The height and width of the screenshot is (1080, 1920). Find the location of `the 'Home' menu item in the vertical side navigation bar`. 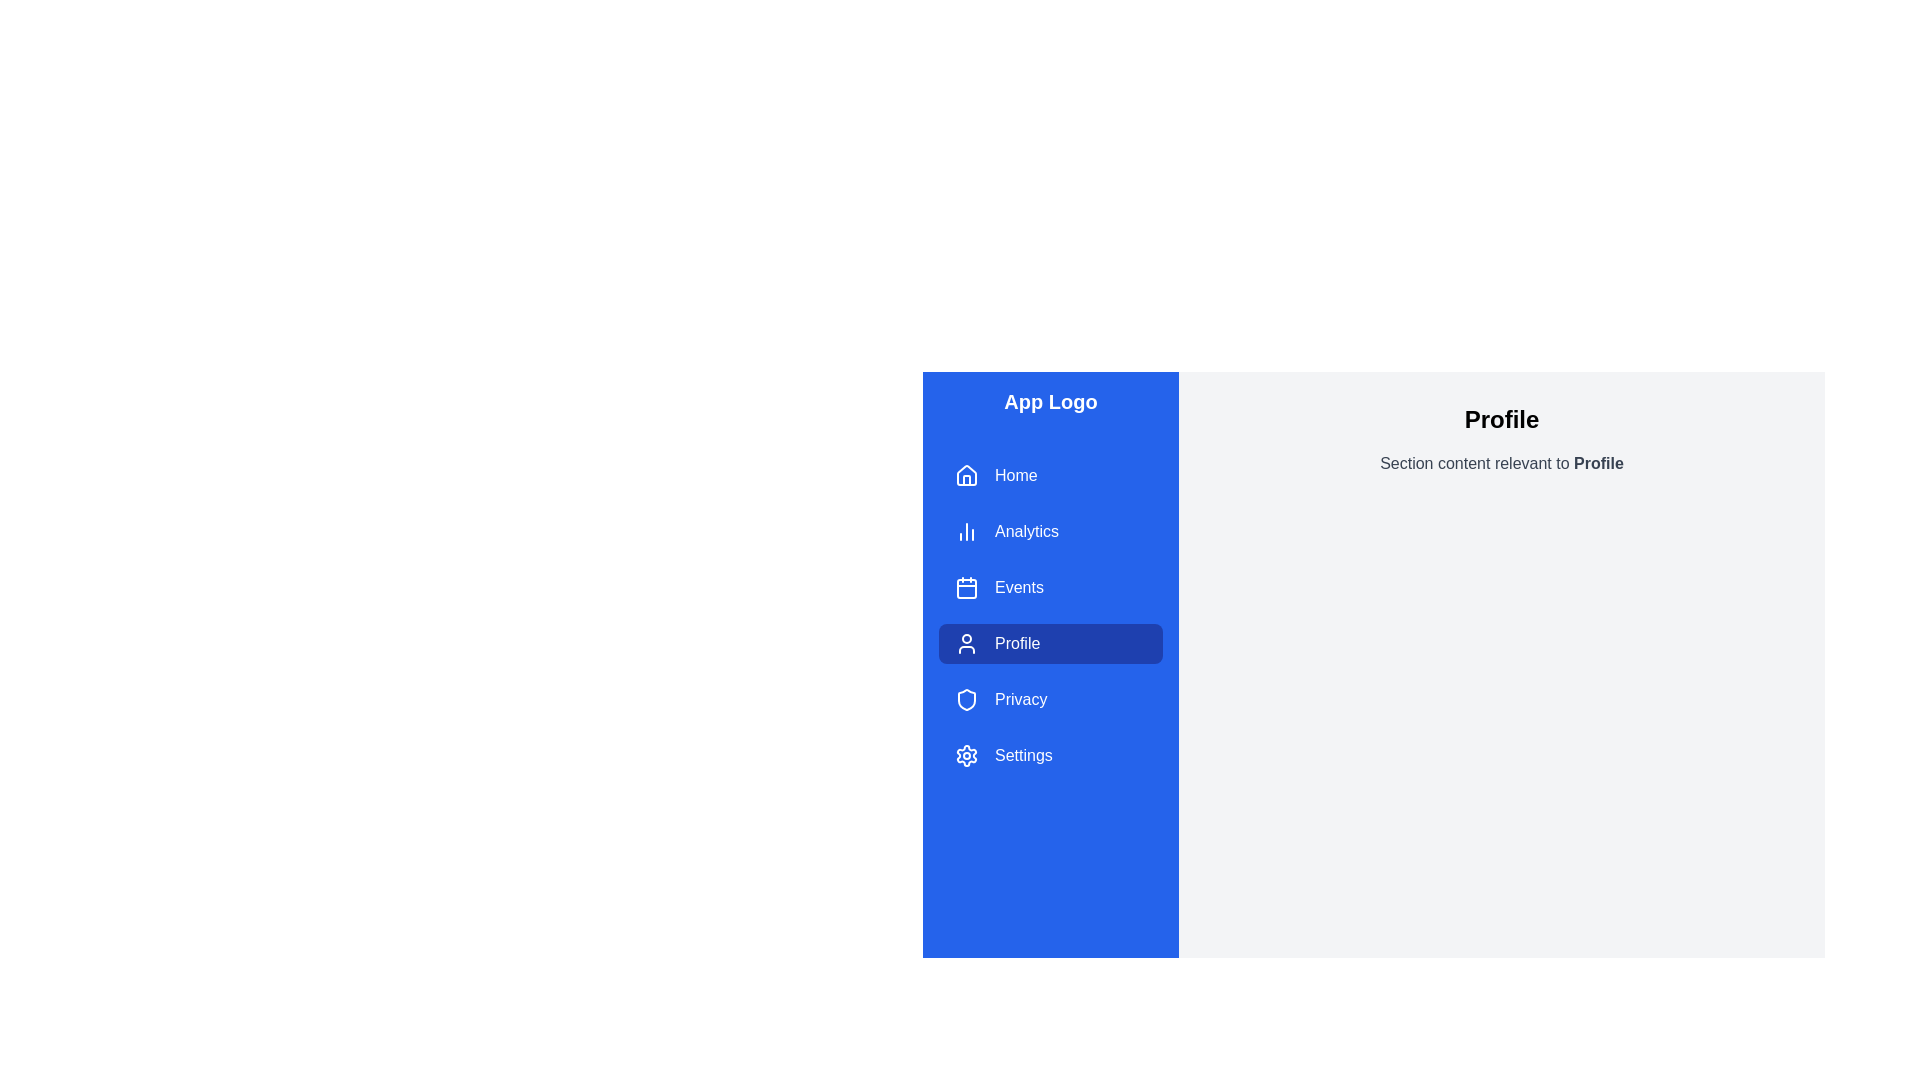

the 'Home' menu item in the vertical side navigation bar is located at coordinates (1050, 475).